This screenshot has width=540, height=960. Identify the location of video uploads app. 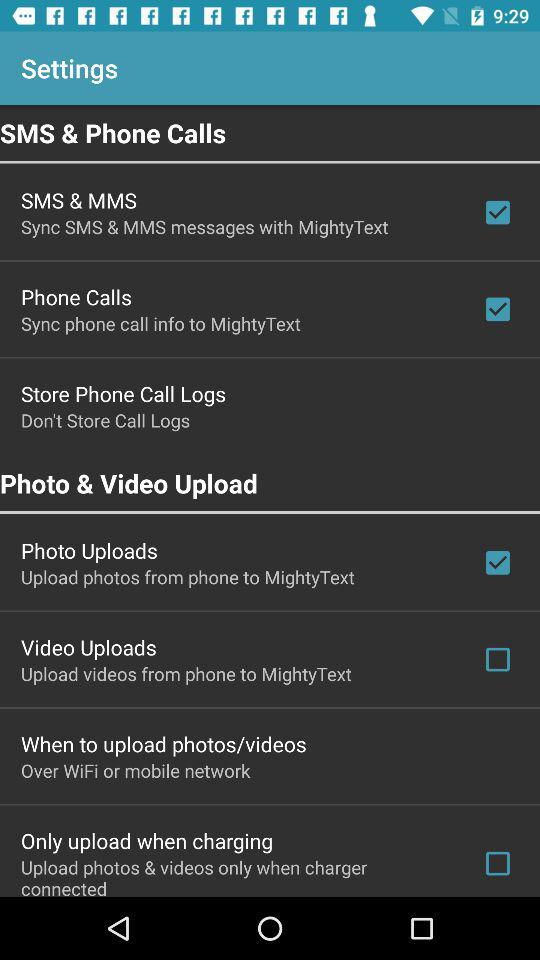
(87, 646).